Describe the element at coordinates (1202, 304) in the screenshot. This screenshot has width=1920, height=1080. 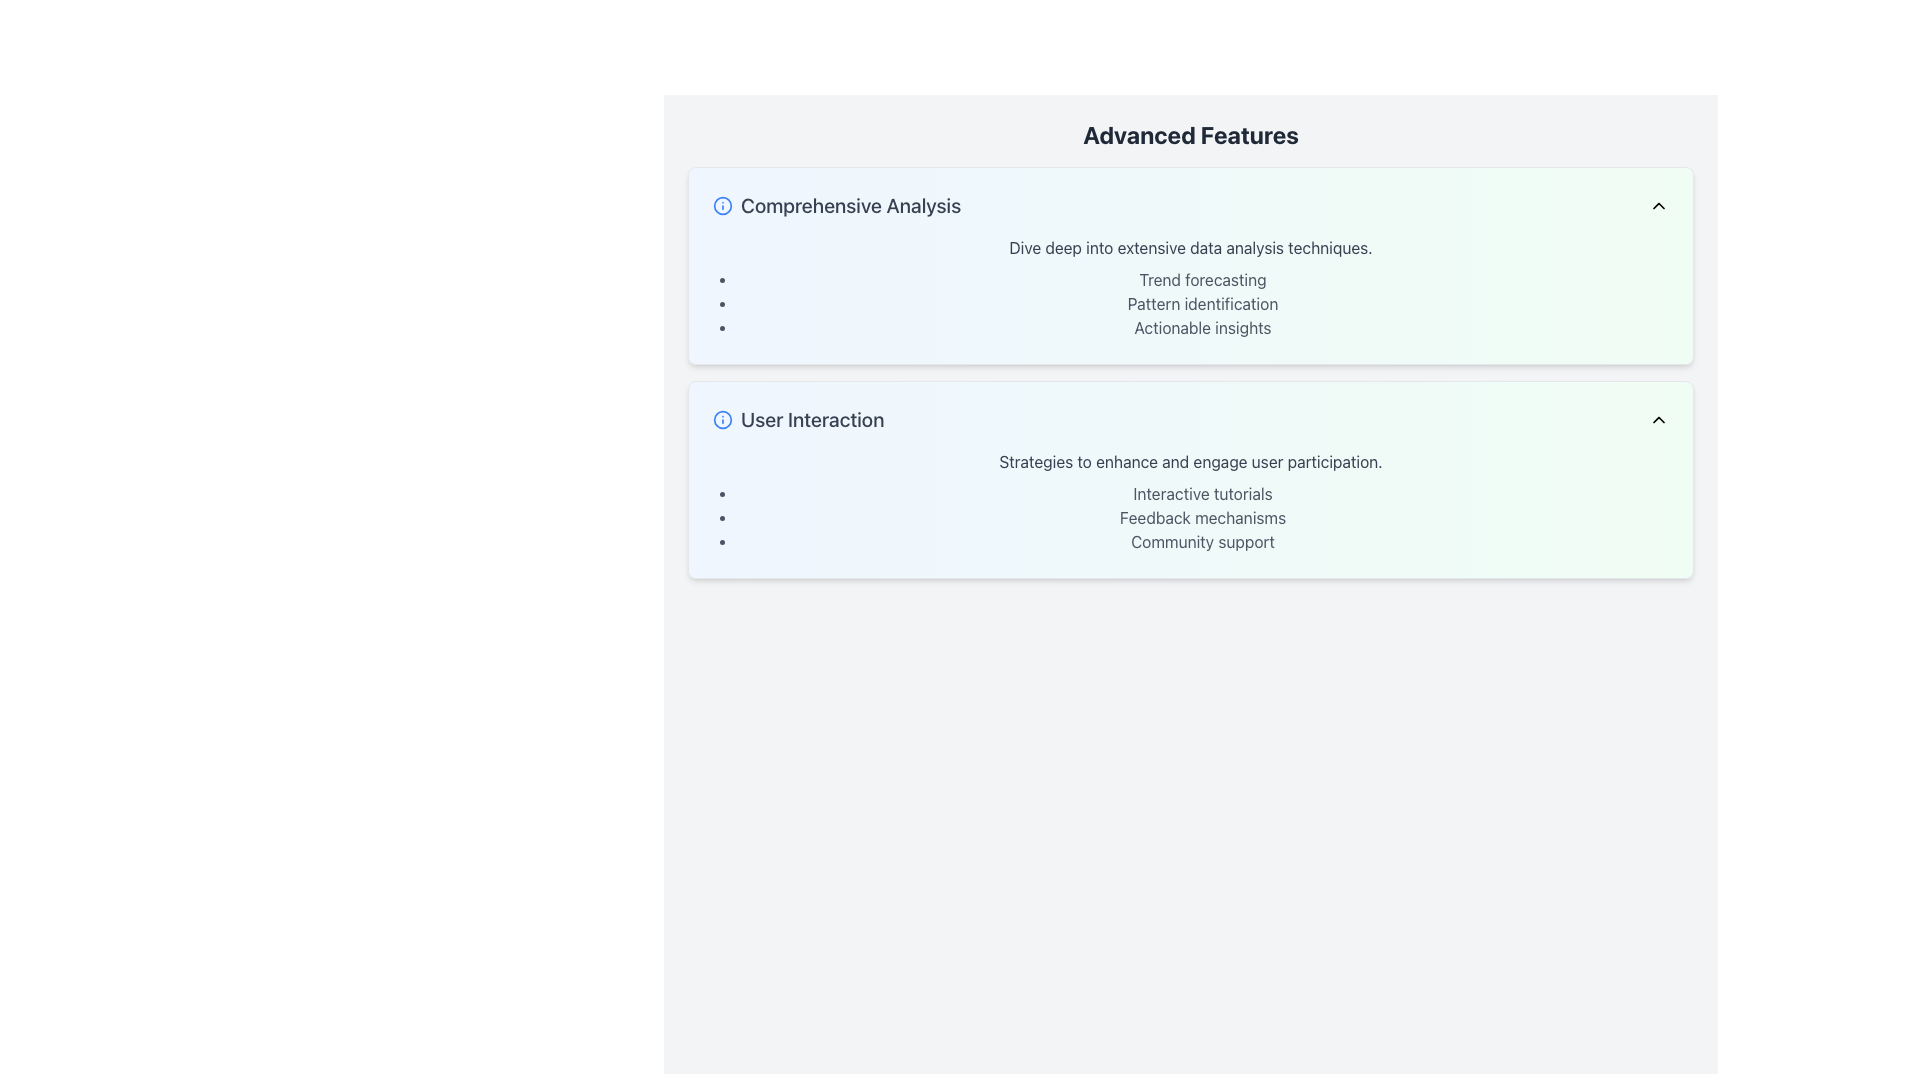
I see `the text label reading 'Pattern identification' located in the 'Comprehensive Analysis' section, which is the middle item in a list of three entries` at that location.